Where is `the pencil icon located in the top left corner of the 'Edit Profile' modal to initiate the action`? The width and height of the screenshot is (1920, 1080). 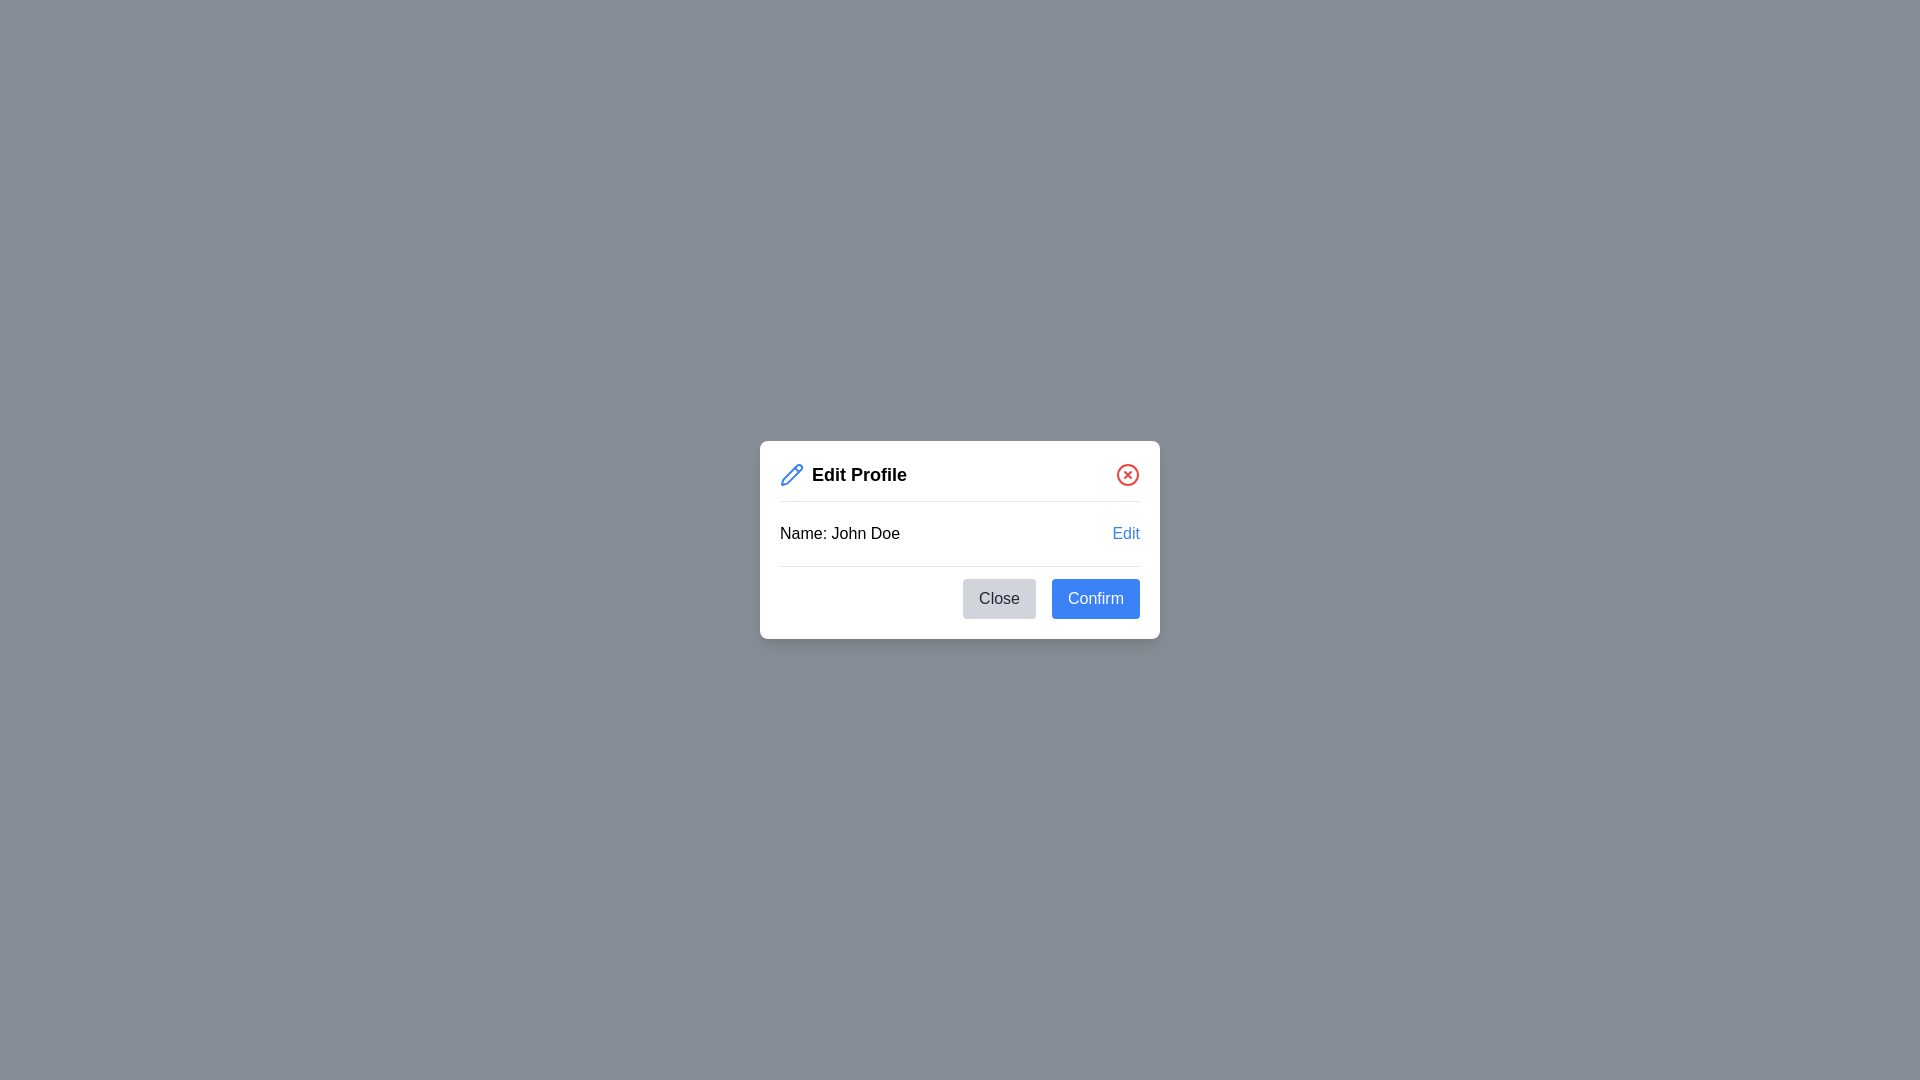
the pencil icon located in the top left corner of the 'Edit Profile' modal to initiate the action is located at coordinates (791, 474).